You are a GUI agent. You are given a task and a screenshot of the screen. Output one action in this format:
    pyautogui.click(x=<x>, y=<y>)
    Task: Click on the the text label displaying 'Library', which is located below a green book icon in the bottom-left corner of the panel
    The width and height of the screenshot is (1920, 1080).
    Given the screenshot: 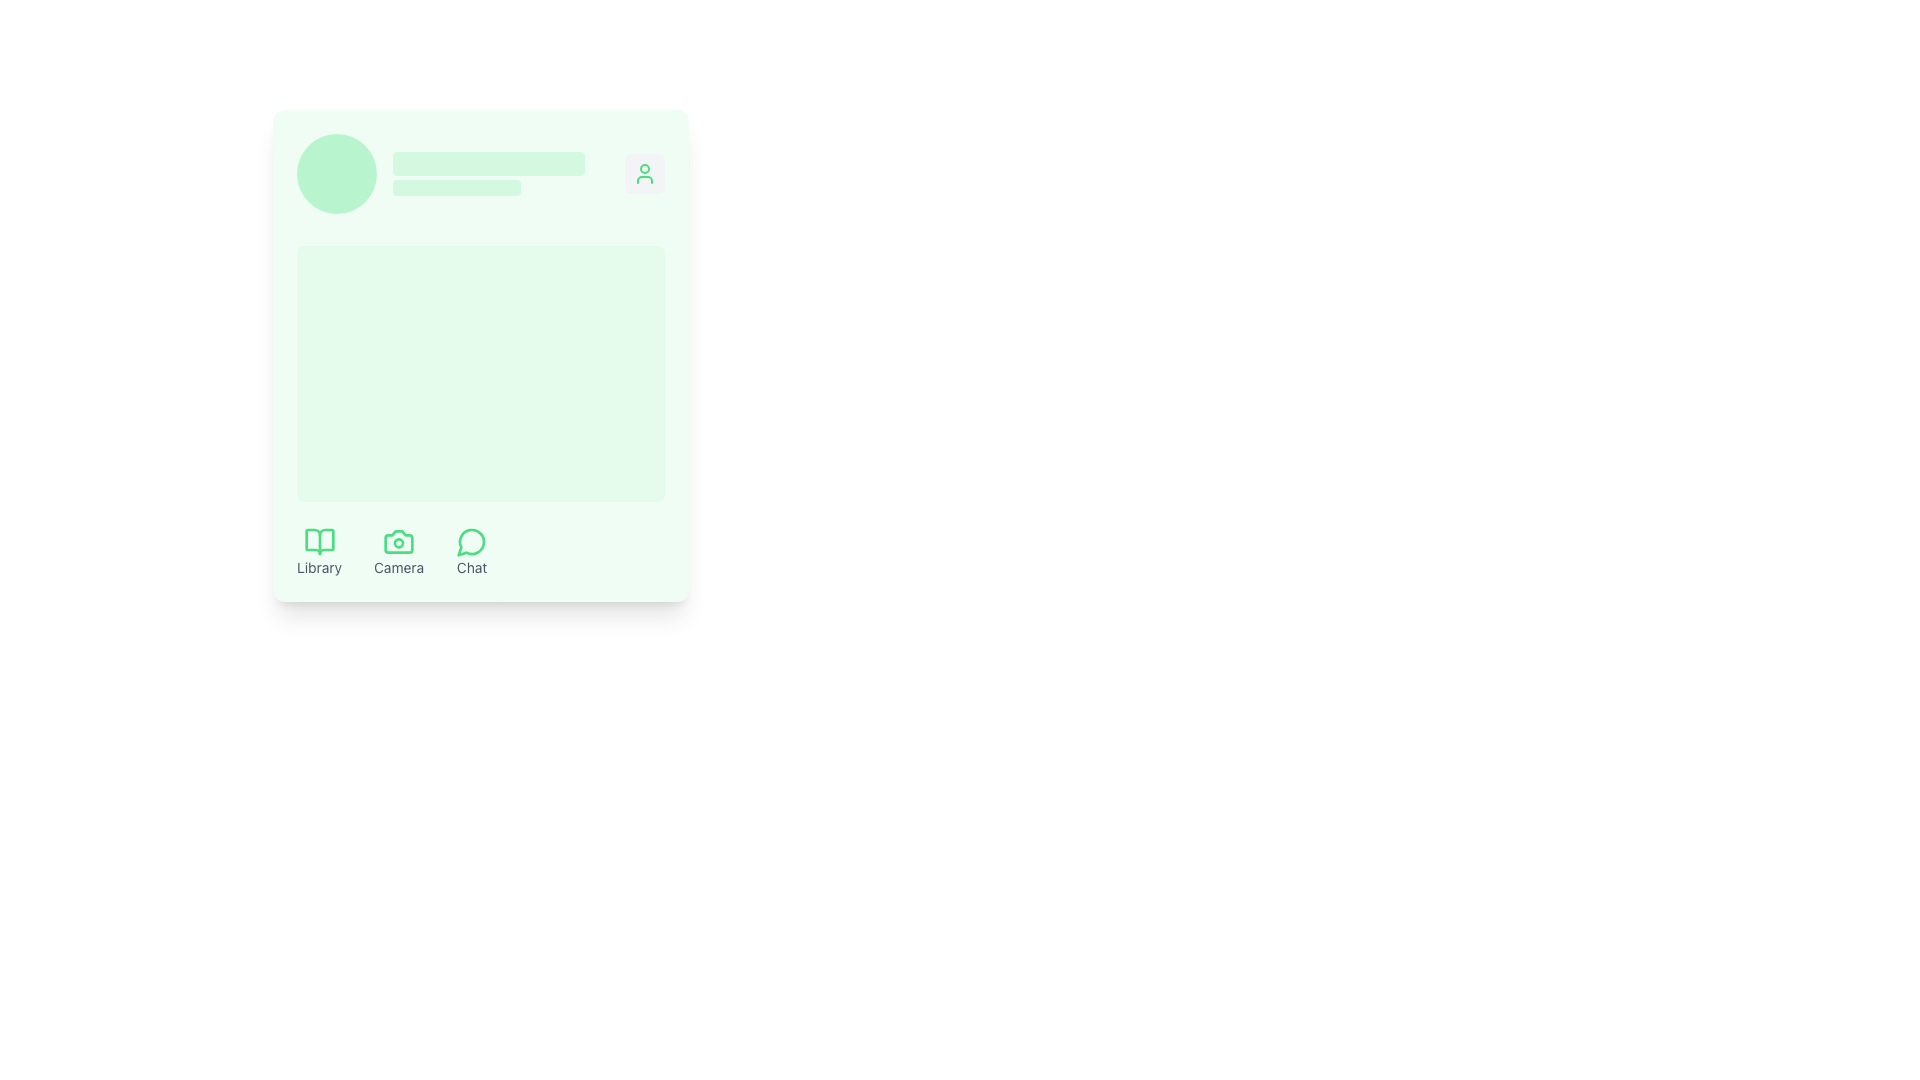 What is the action you would take?
    pyautogui.click(x=318, y=567)
    